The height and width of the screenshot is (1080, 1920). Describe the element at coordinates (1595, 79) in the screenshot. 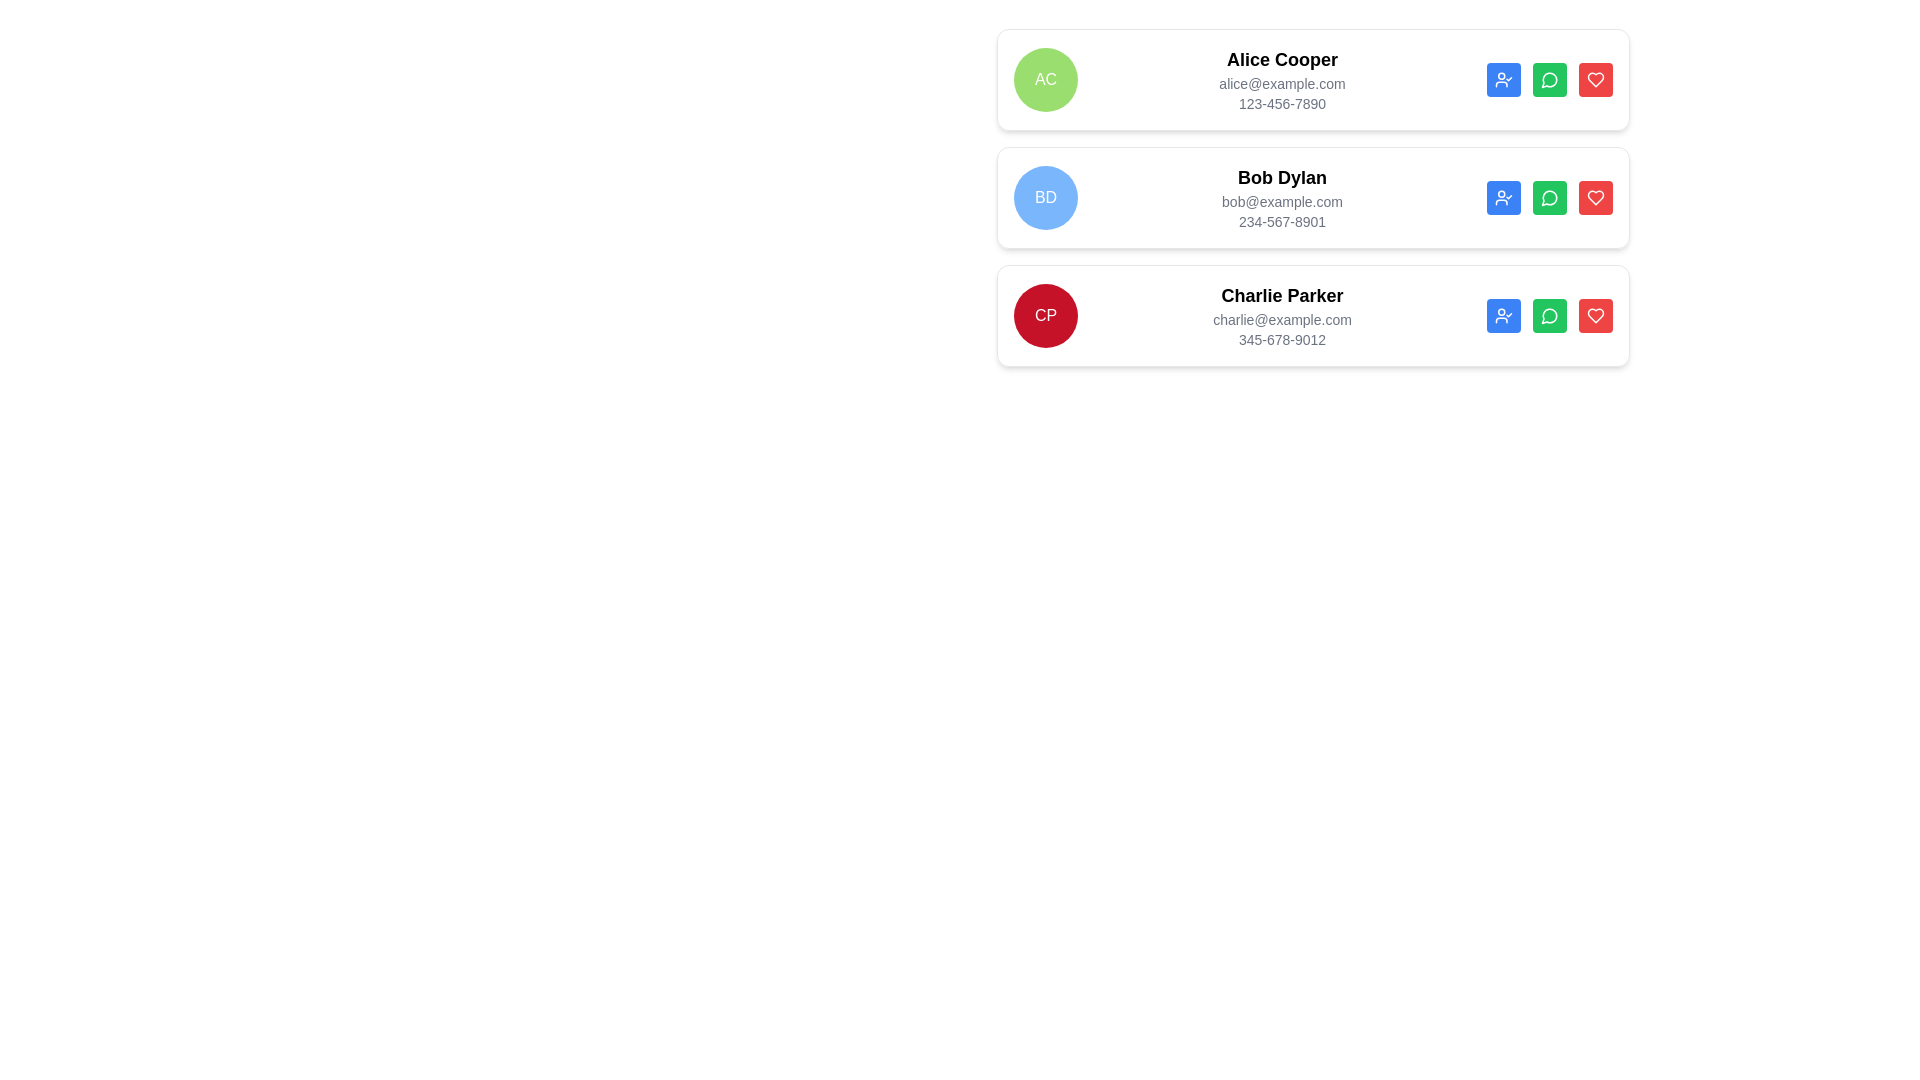

I see `the red heart icon located at the bottom-right corner of the rectangular button on the topmost user card` at that location.